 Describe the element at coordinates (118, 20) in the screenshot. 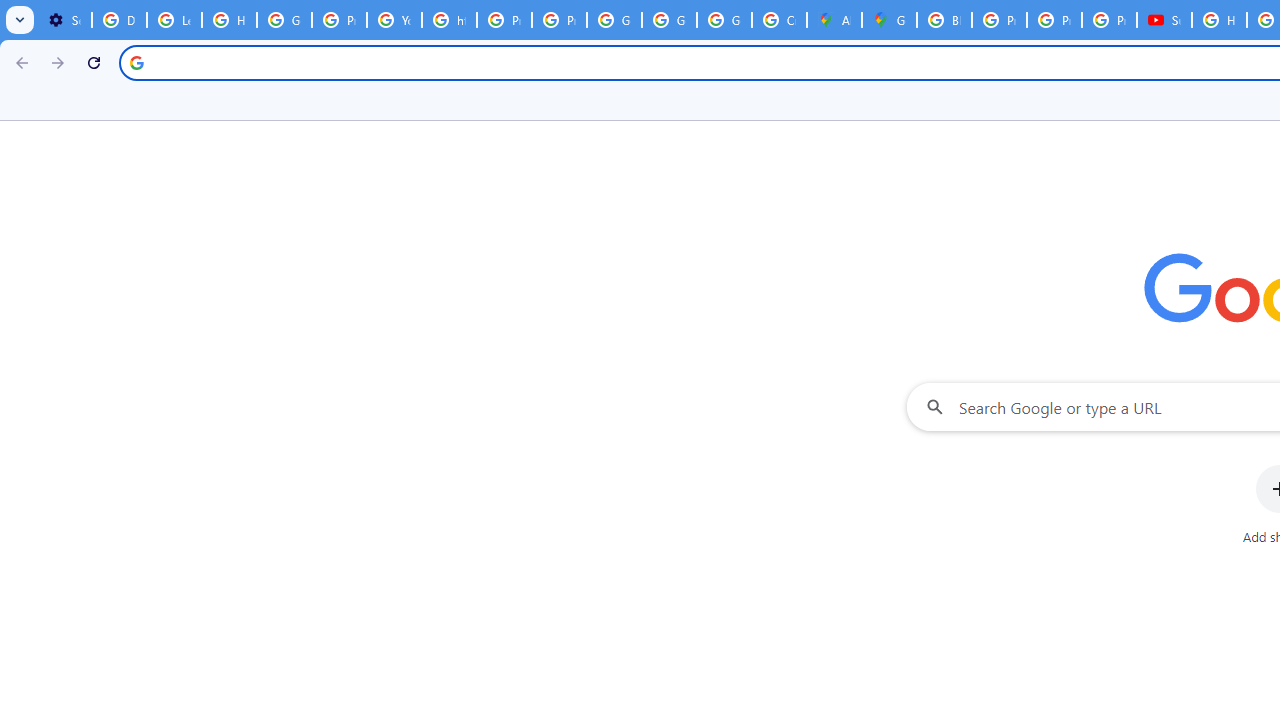

I see `'Delete photos & videos - Computer - Google Photos Help'` at that location.